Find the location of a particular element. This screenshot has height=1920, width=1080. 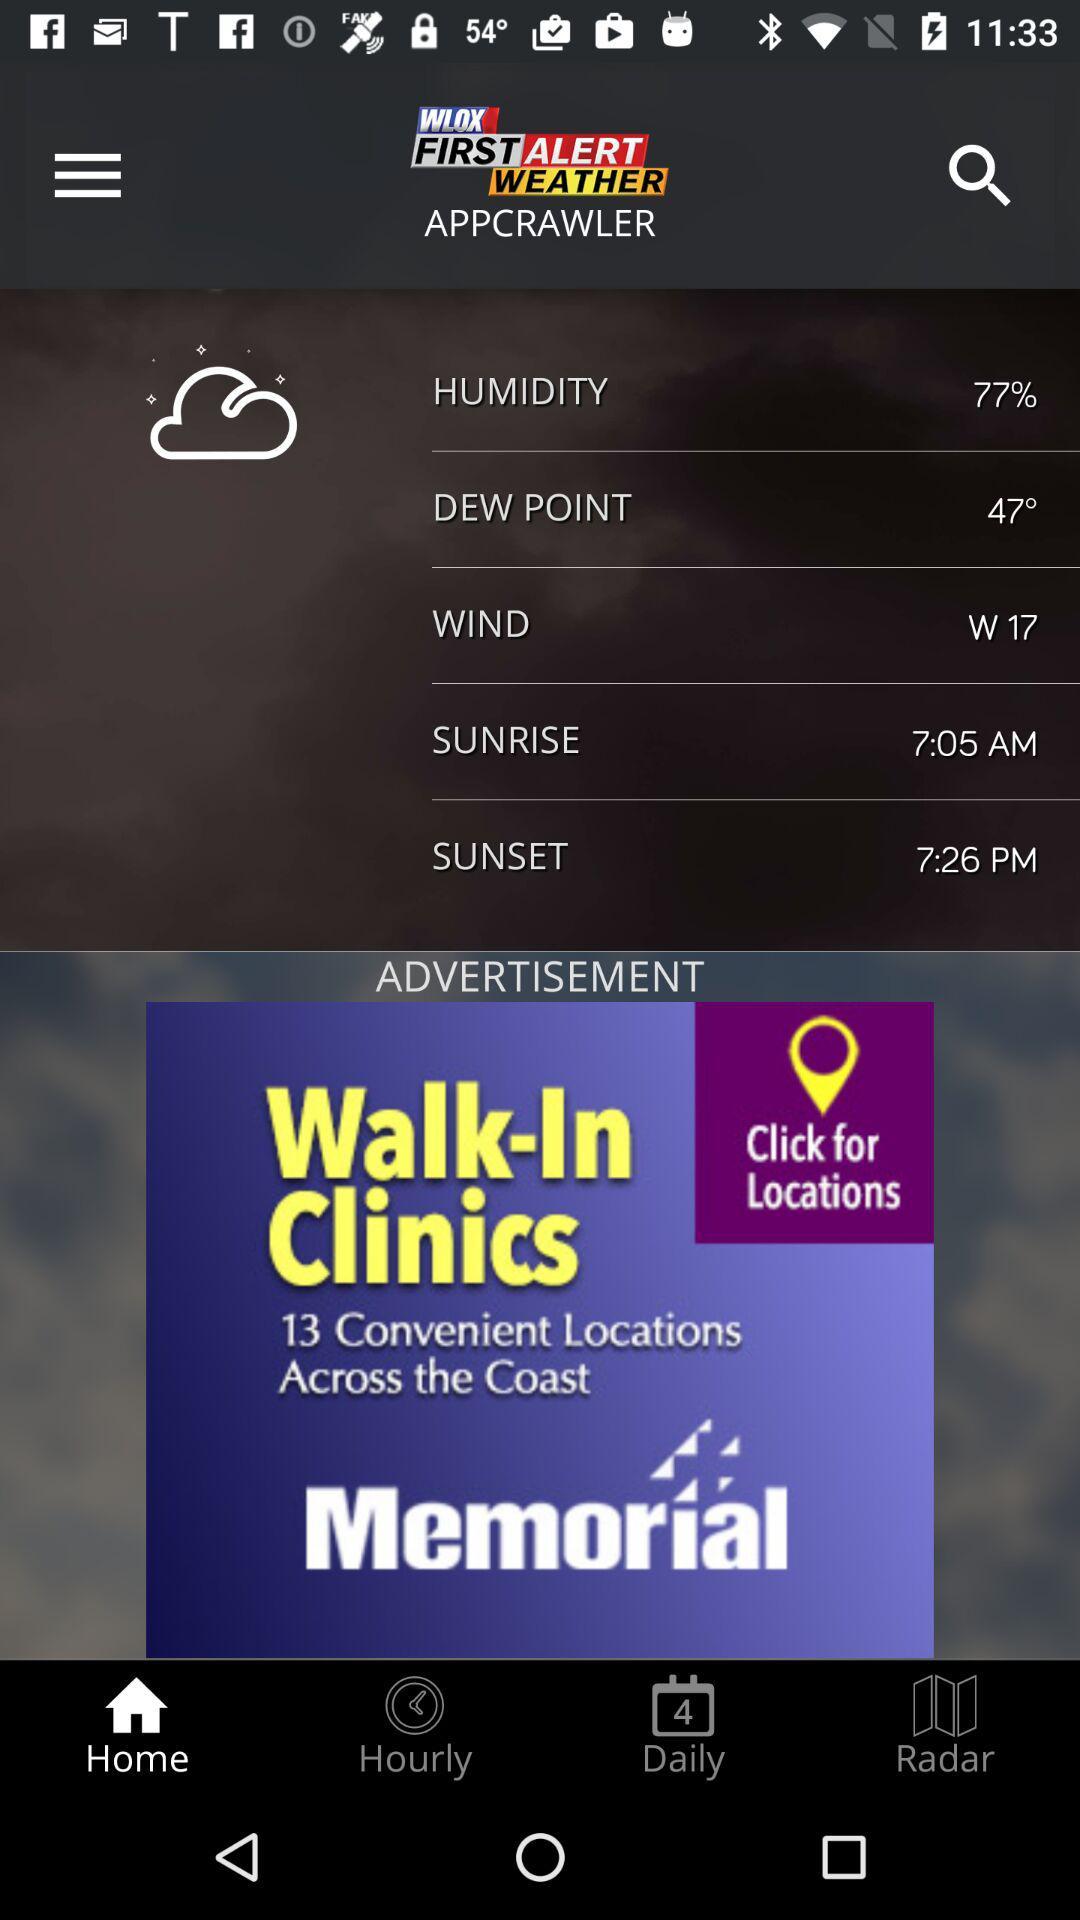

the daily item is located at coordinates (682, 1726).